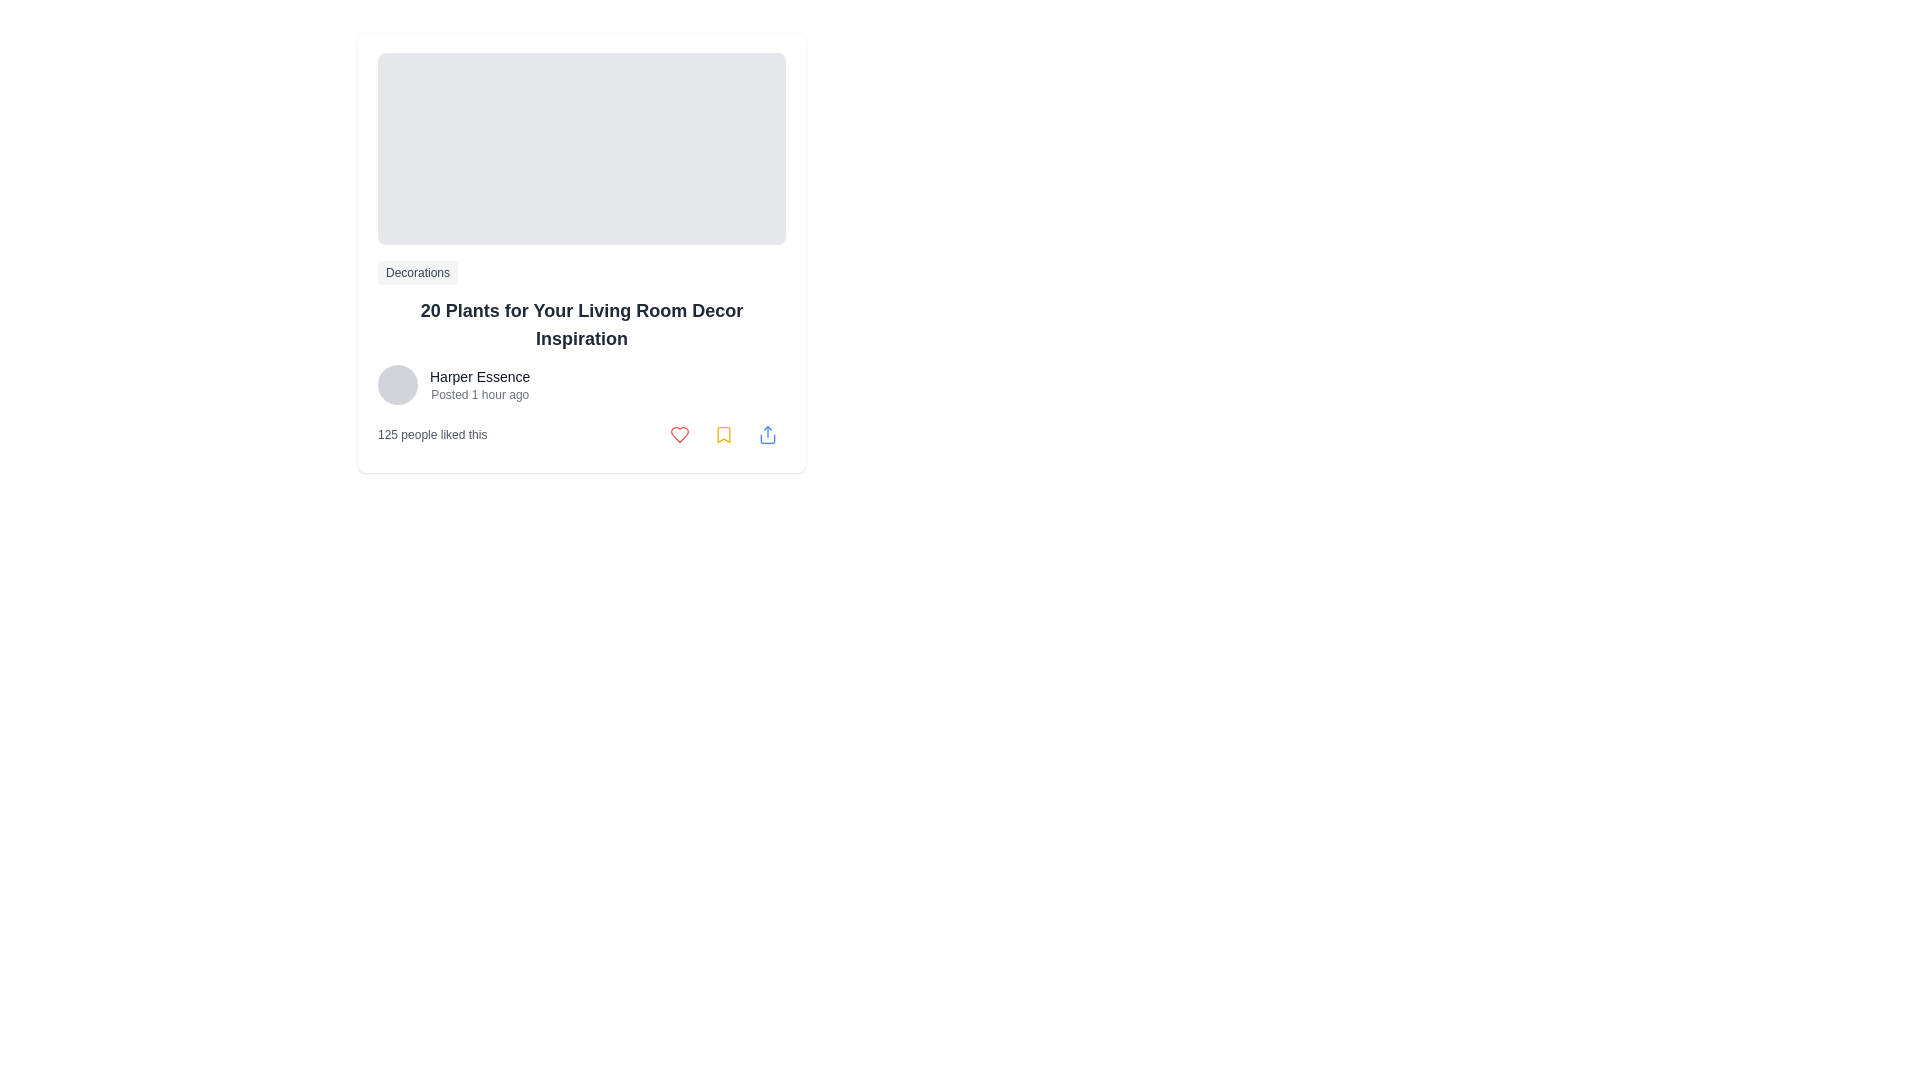 This screenshot has width=1920, height=1080. Describe the element at coordinates (723, 434) in the screenshot. I see `the clickable bookmark icon button, which is the second circular button in the horizontal group below the main card's content` at that location.